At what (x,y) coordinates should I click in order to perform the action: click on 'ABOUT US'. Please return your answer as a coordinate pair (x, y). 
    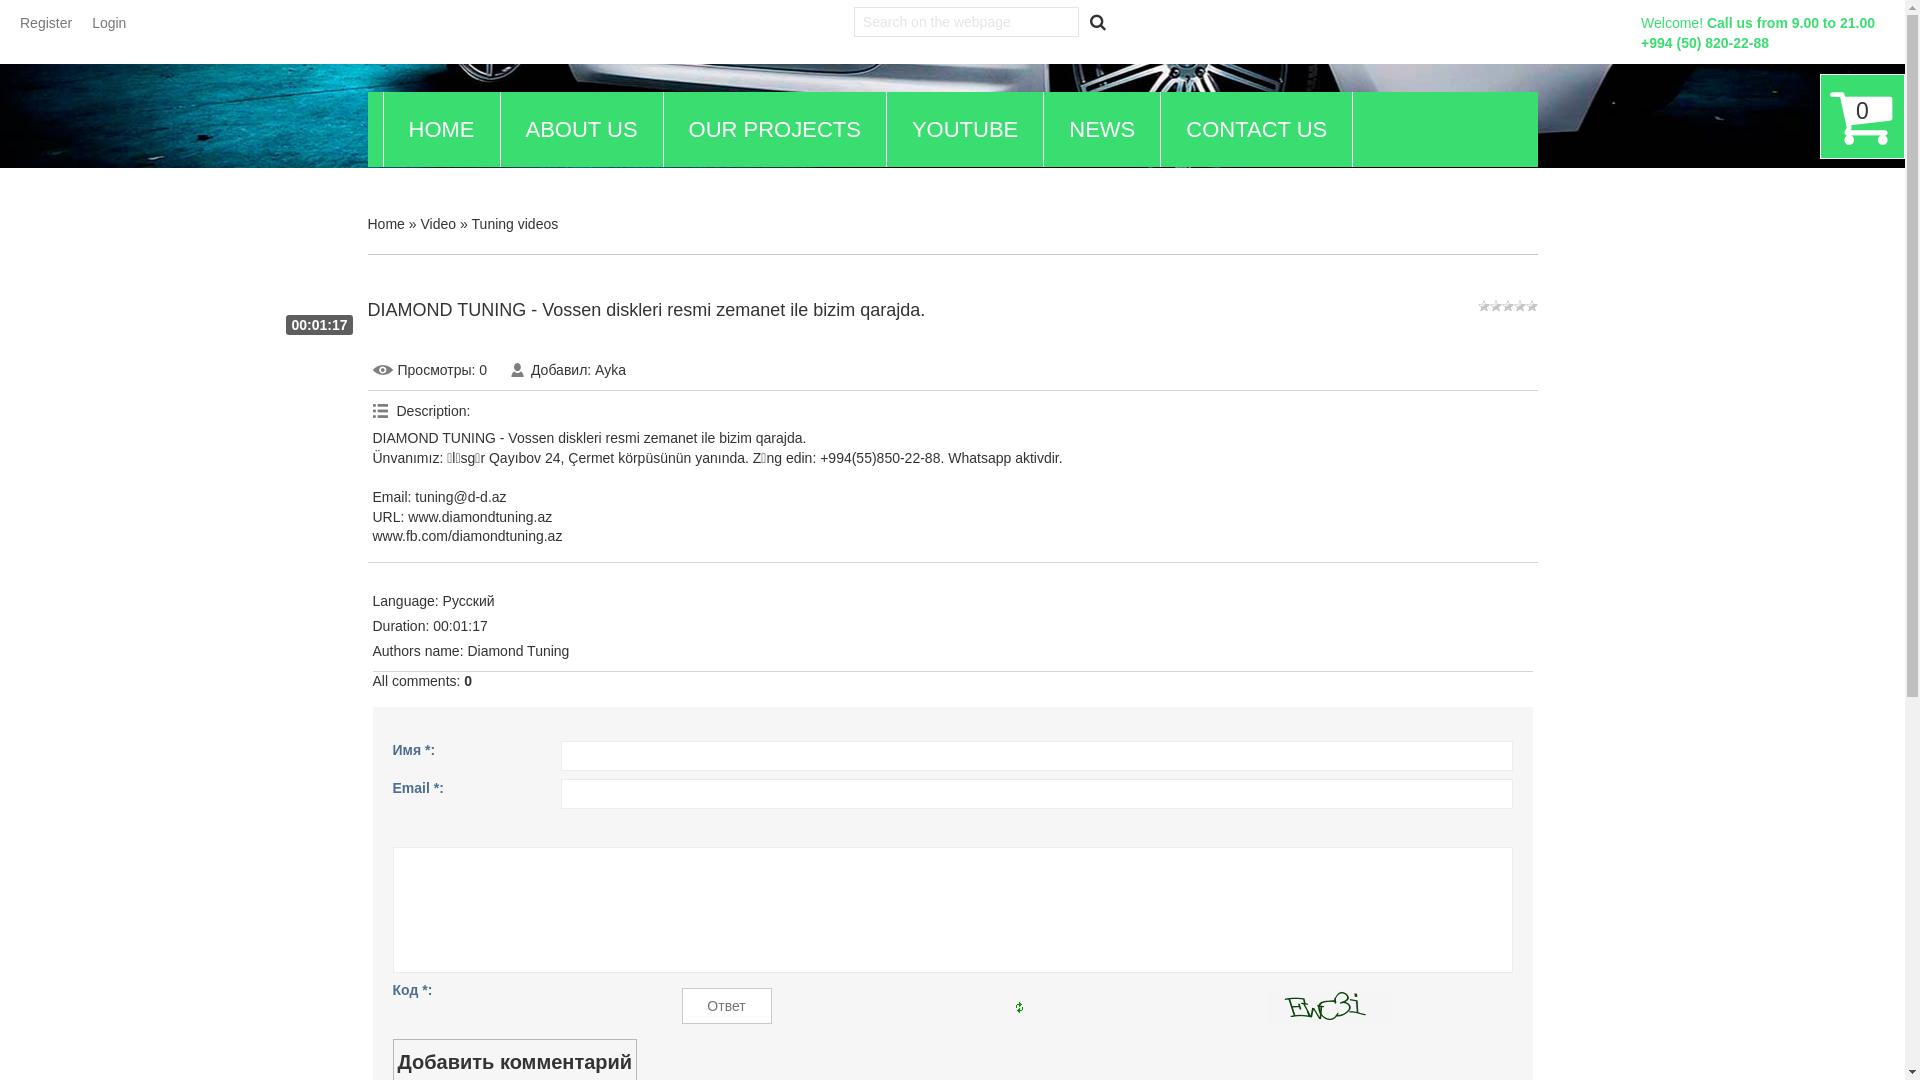
    Looking at the image, I should click on (579, 129).